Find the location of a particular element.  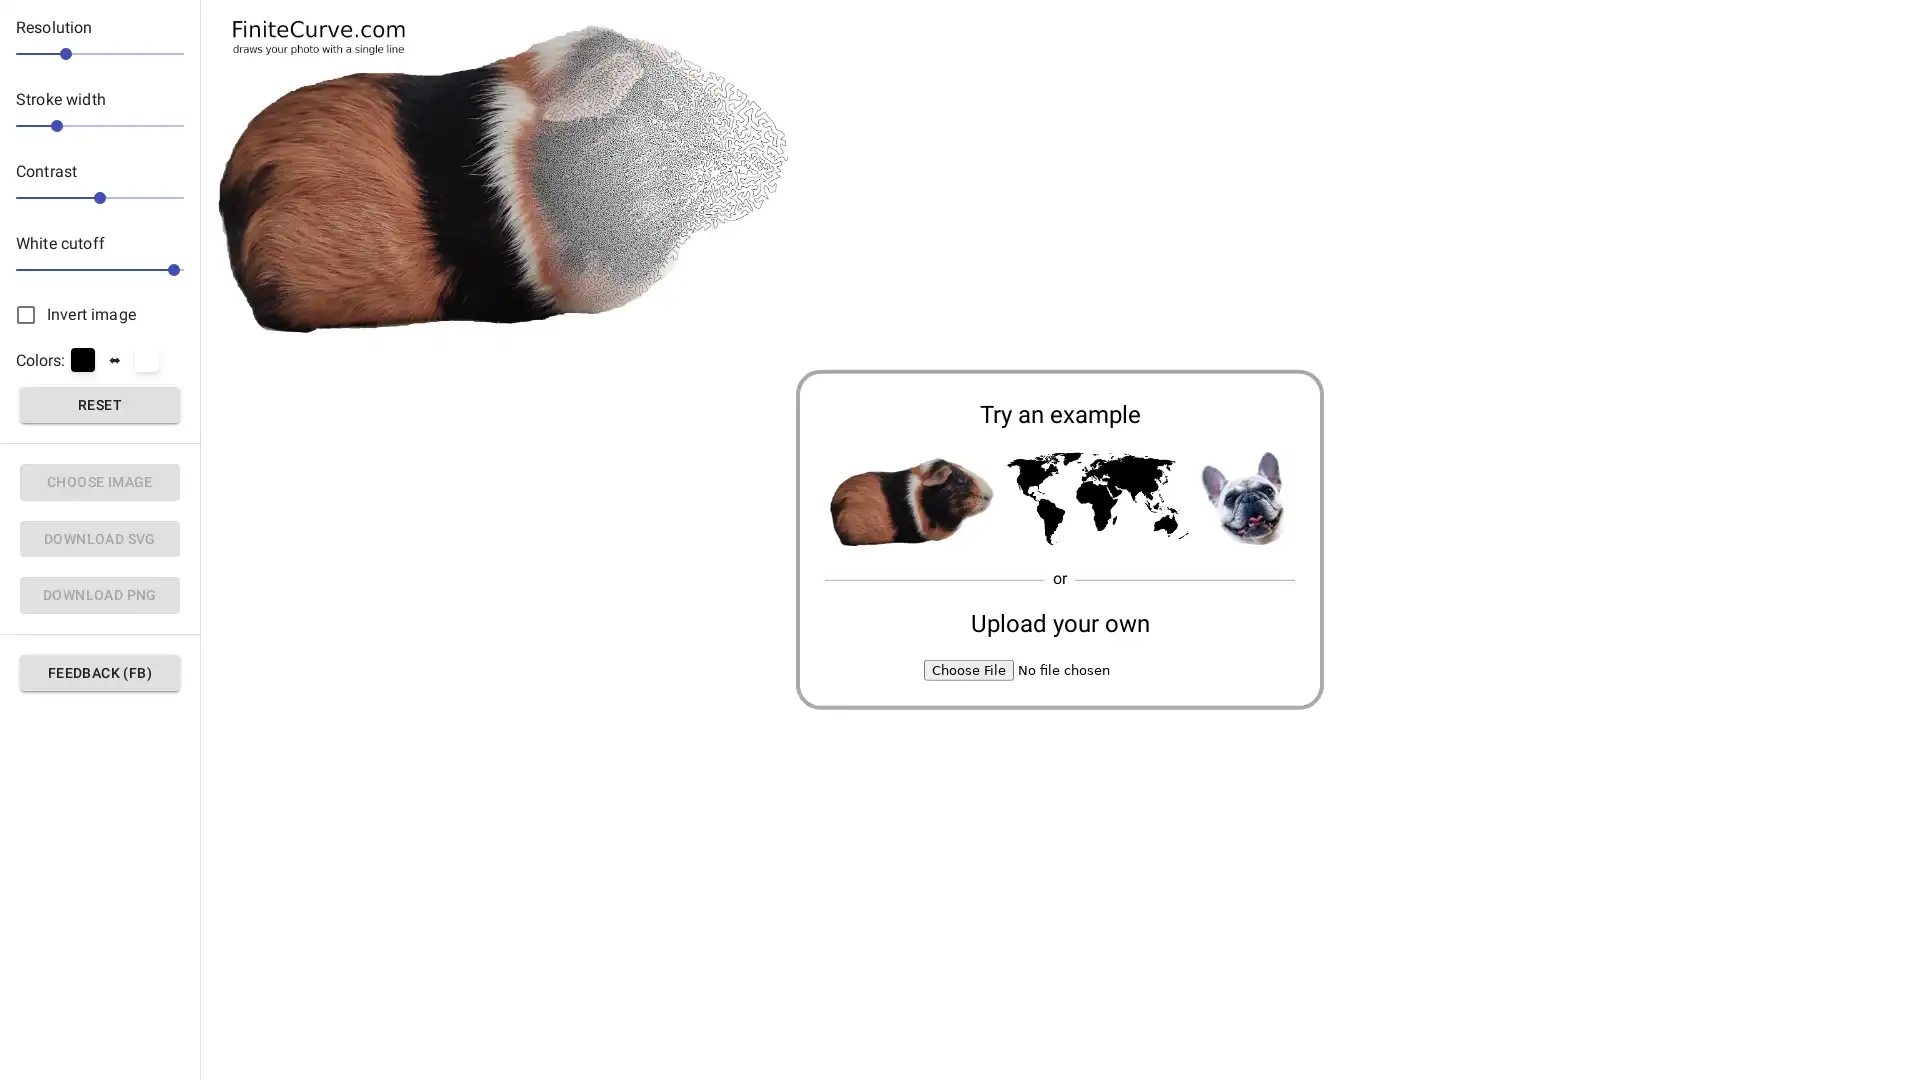

Choose File is located at coordinates (969, 670).